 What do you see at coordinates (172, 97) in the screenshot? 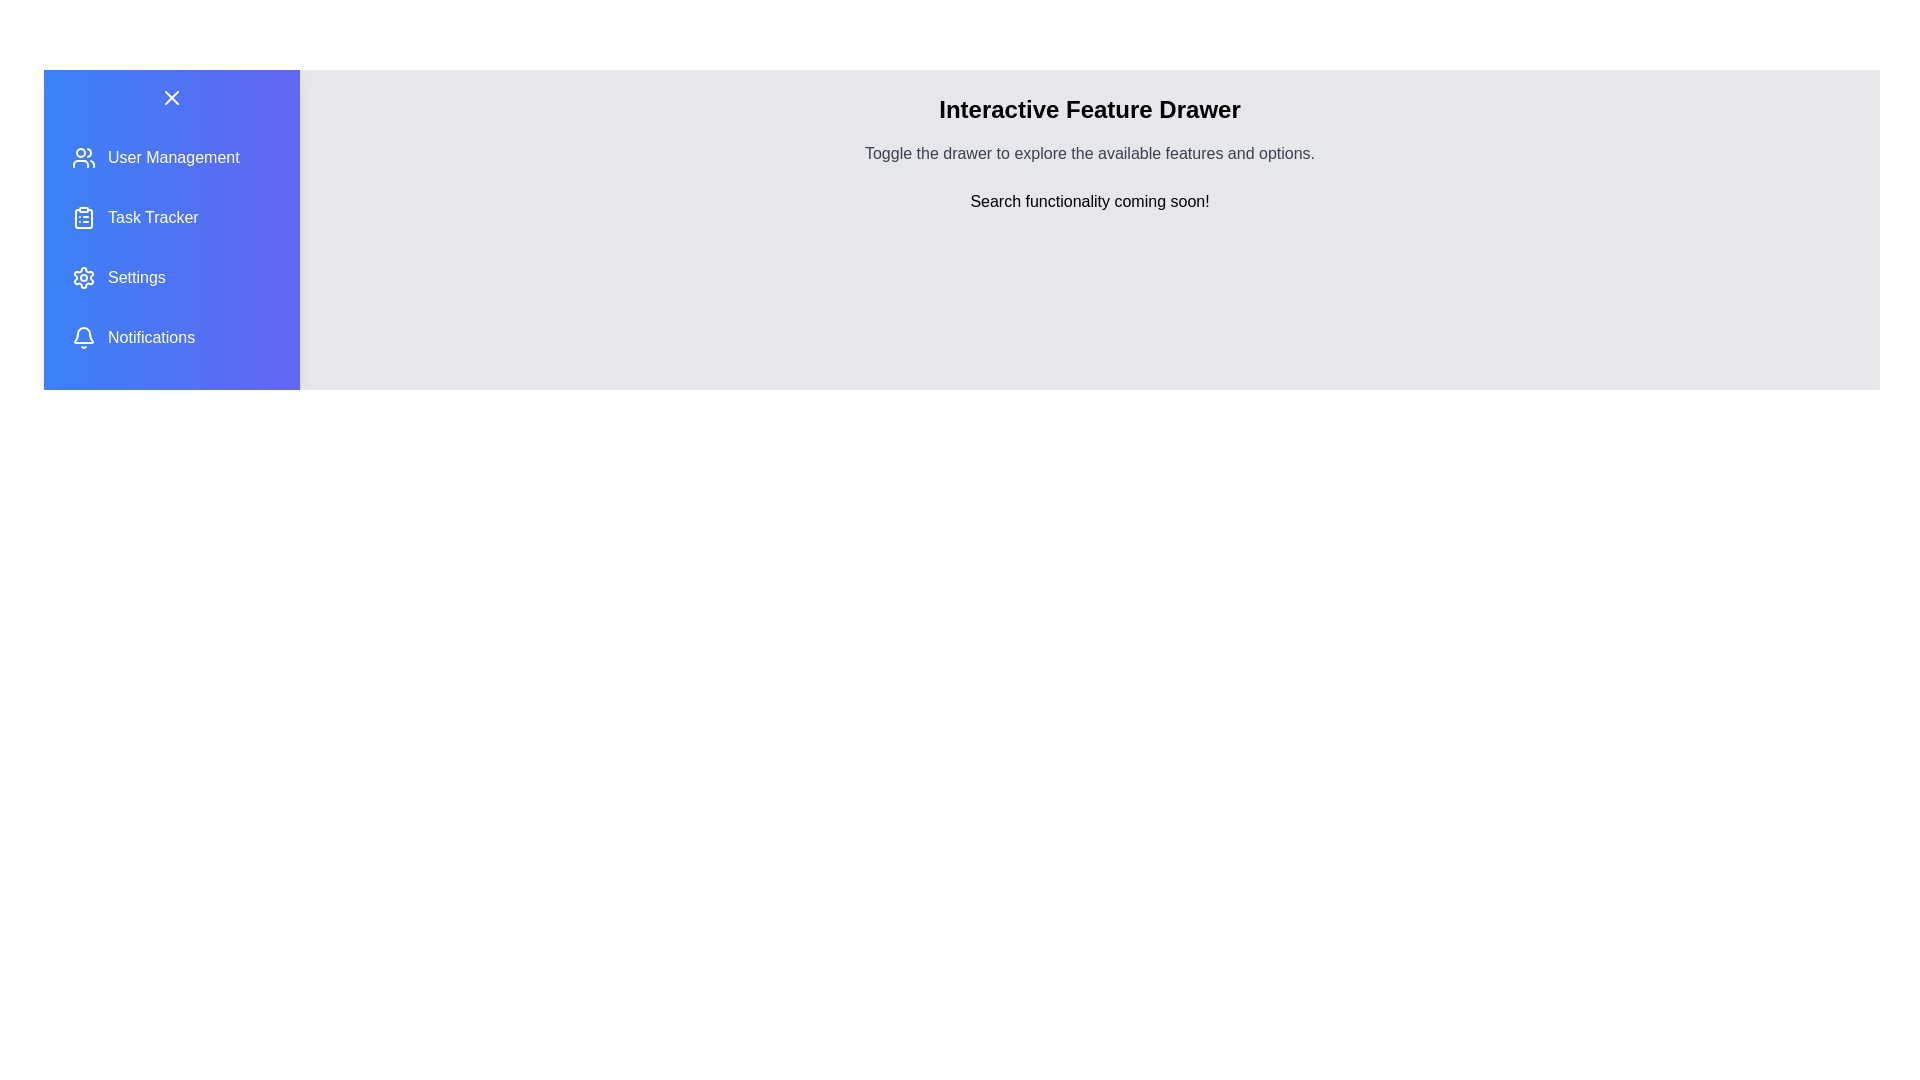
I see `the toggle button to toggle the drawer open or closed` at bounding box center [172, 97].